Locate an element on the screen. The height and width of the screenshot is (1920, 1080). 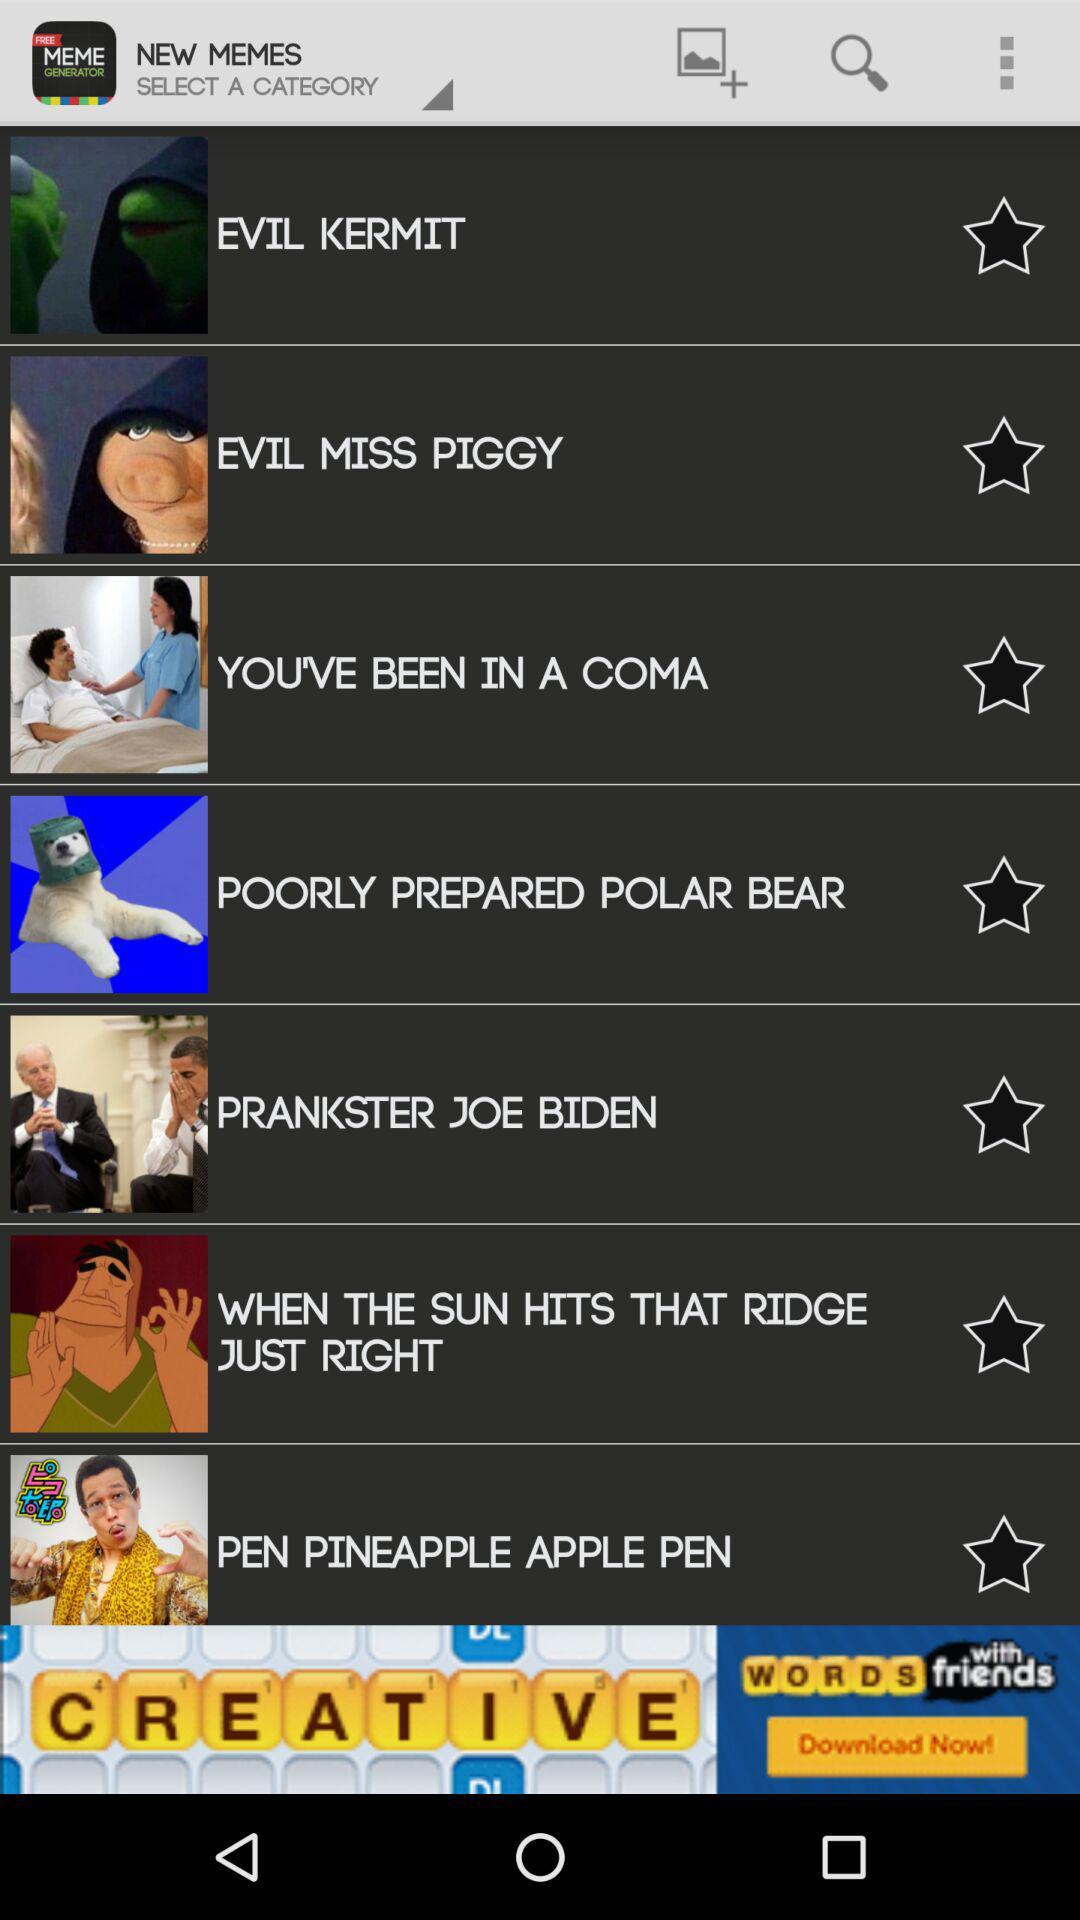
mark favorite is located at coordinates (1003, 1113).